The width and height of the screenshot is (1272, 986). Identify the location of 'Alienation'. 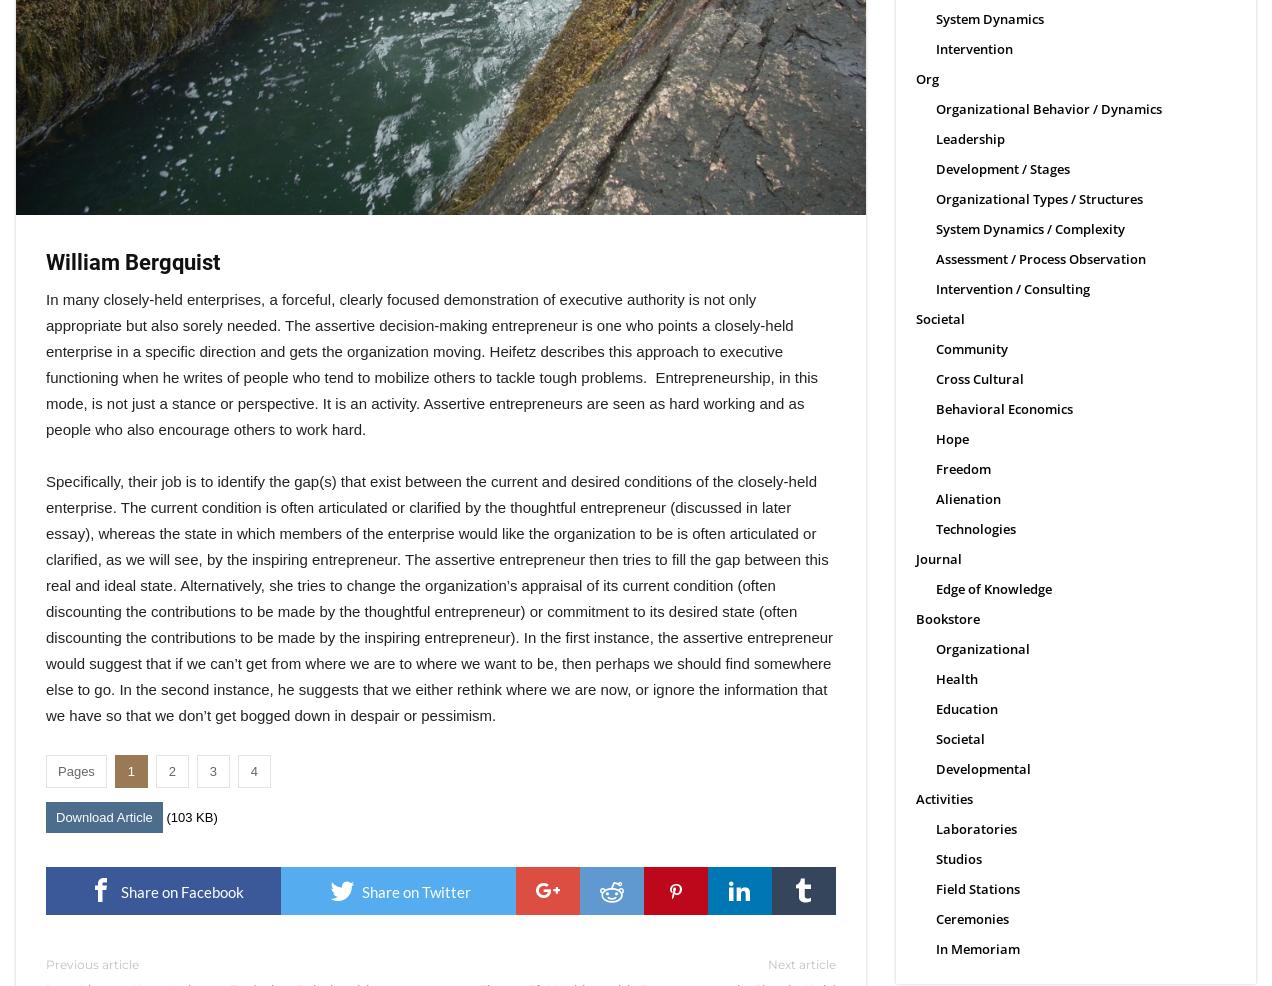
(967, 498).